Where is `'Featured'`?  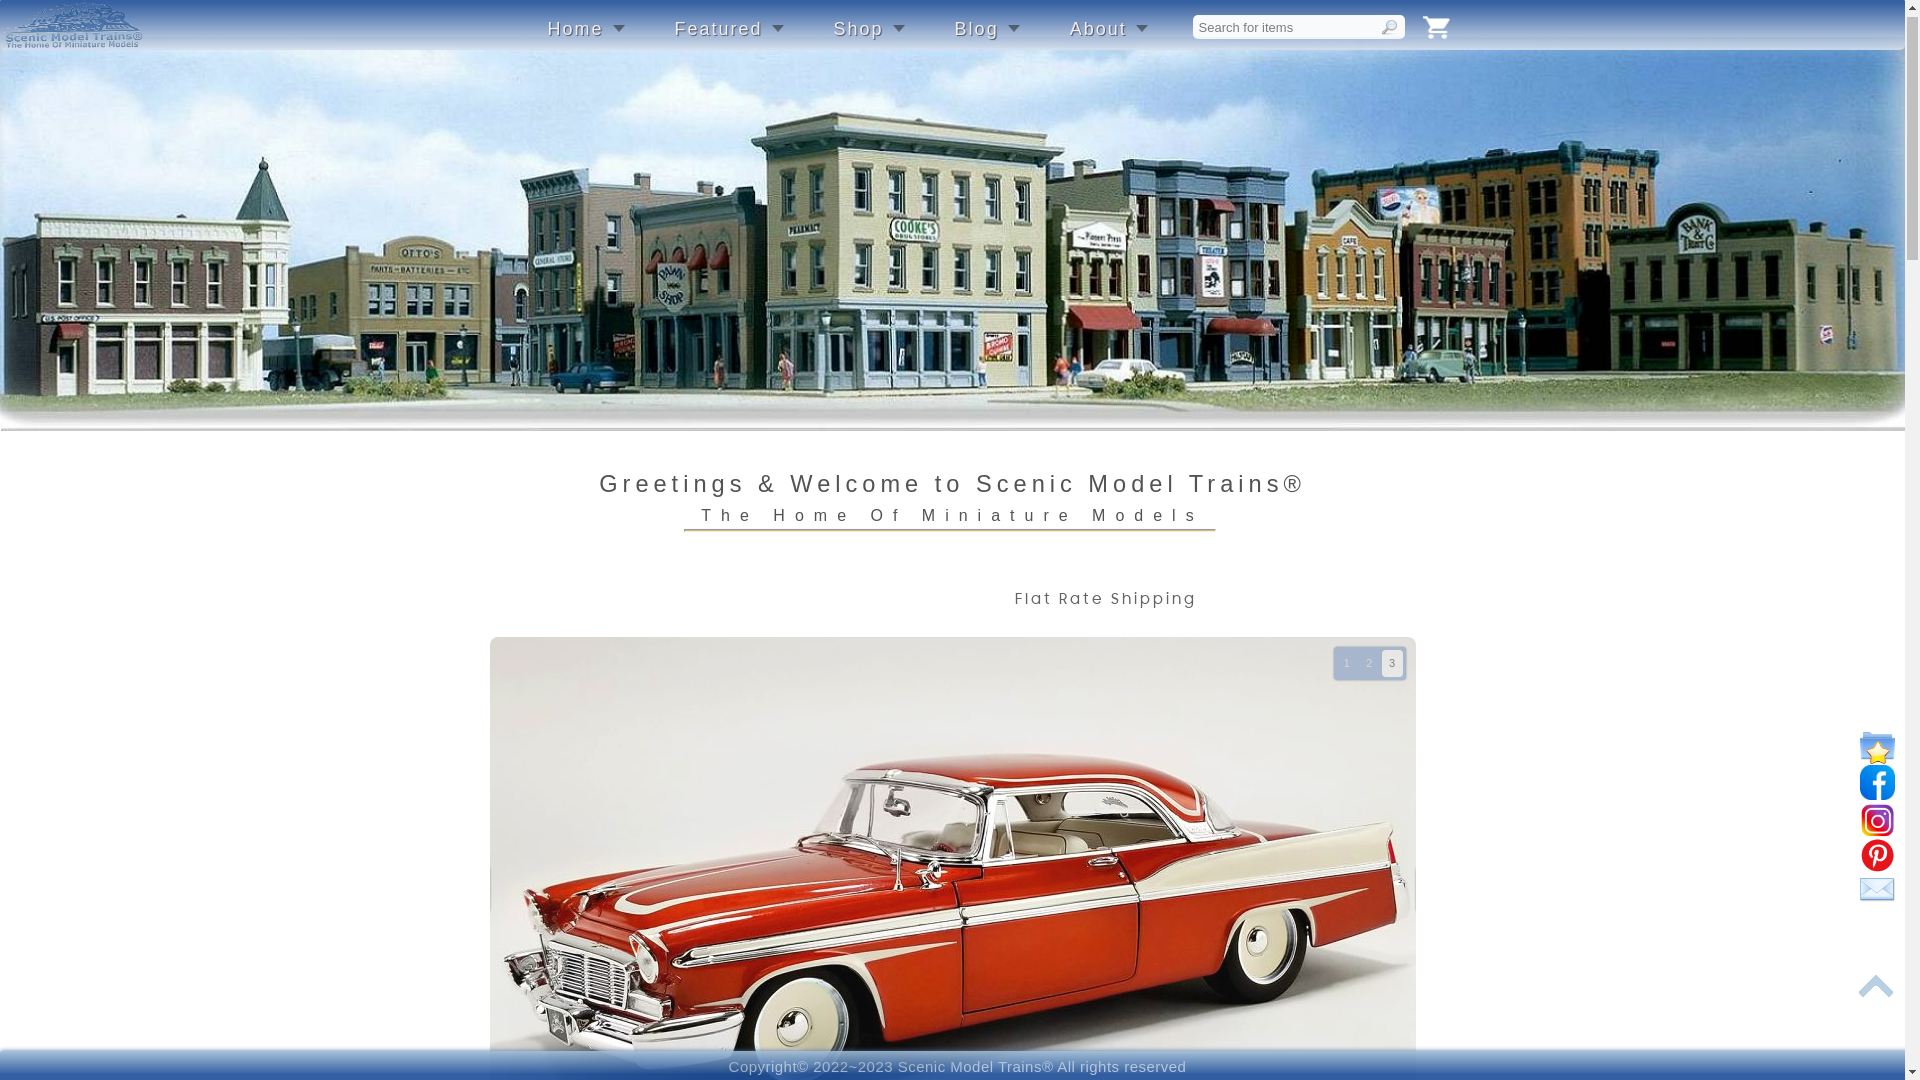 'Featured' is located at coordinates (728, 39).